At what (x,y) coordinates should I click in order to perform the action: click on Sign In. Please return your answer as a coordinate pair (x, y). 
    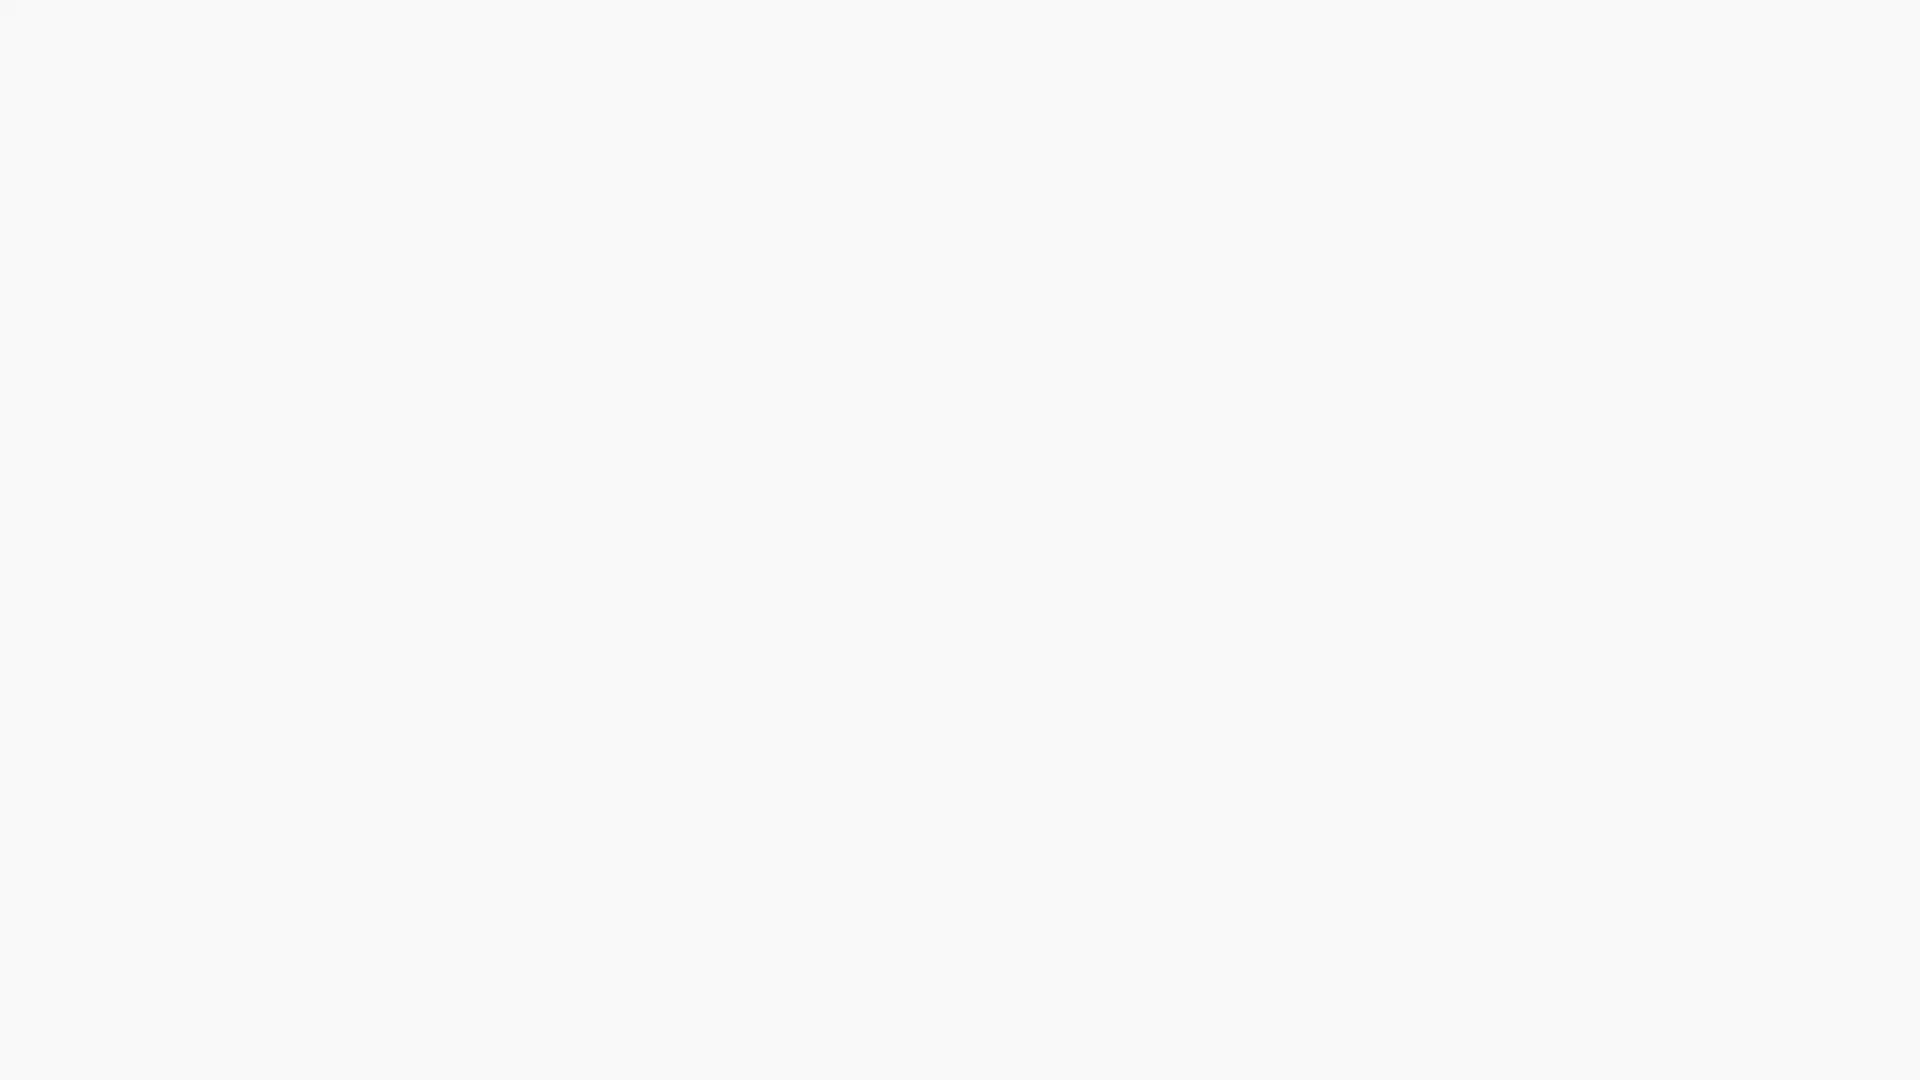
    Looking at the image, I should click on (248, 289).